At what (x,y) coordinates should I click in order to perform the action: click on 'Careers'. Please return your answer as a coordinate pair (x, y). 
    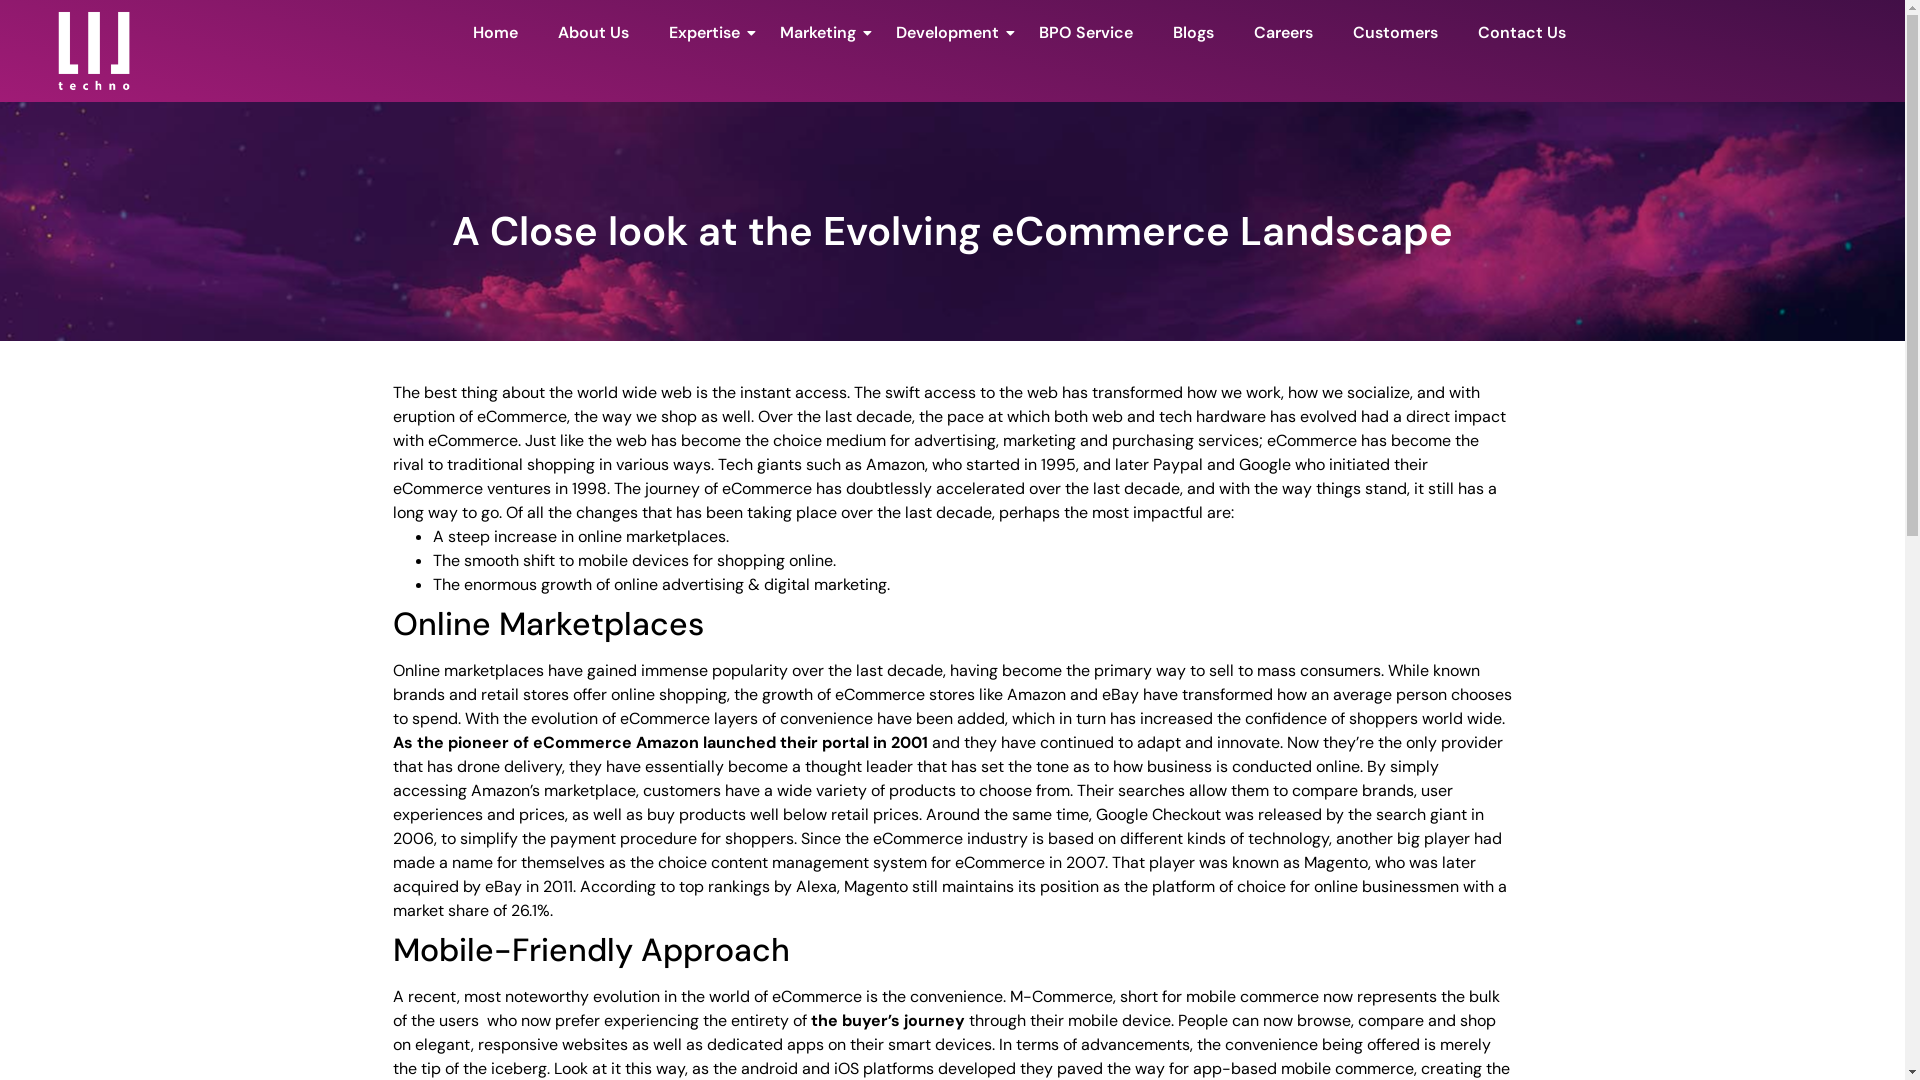
    Looking at the image, I should click on (1283, 34).